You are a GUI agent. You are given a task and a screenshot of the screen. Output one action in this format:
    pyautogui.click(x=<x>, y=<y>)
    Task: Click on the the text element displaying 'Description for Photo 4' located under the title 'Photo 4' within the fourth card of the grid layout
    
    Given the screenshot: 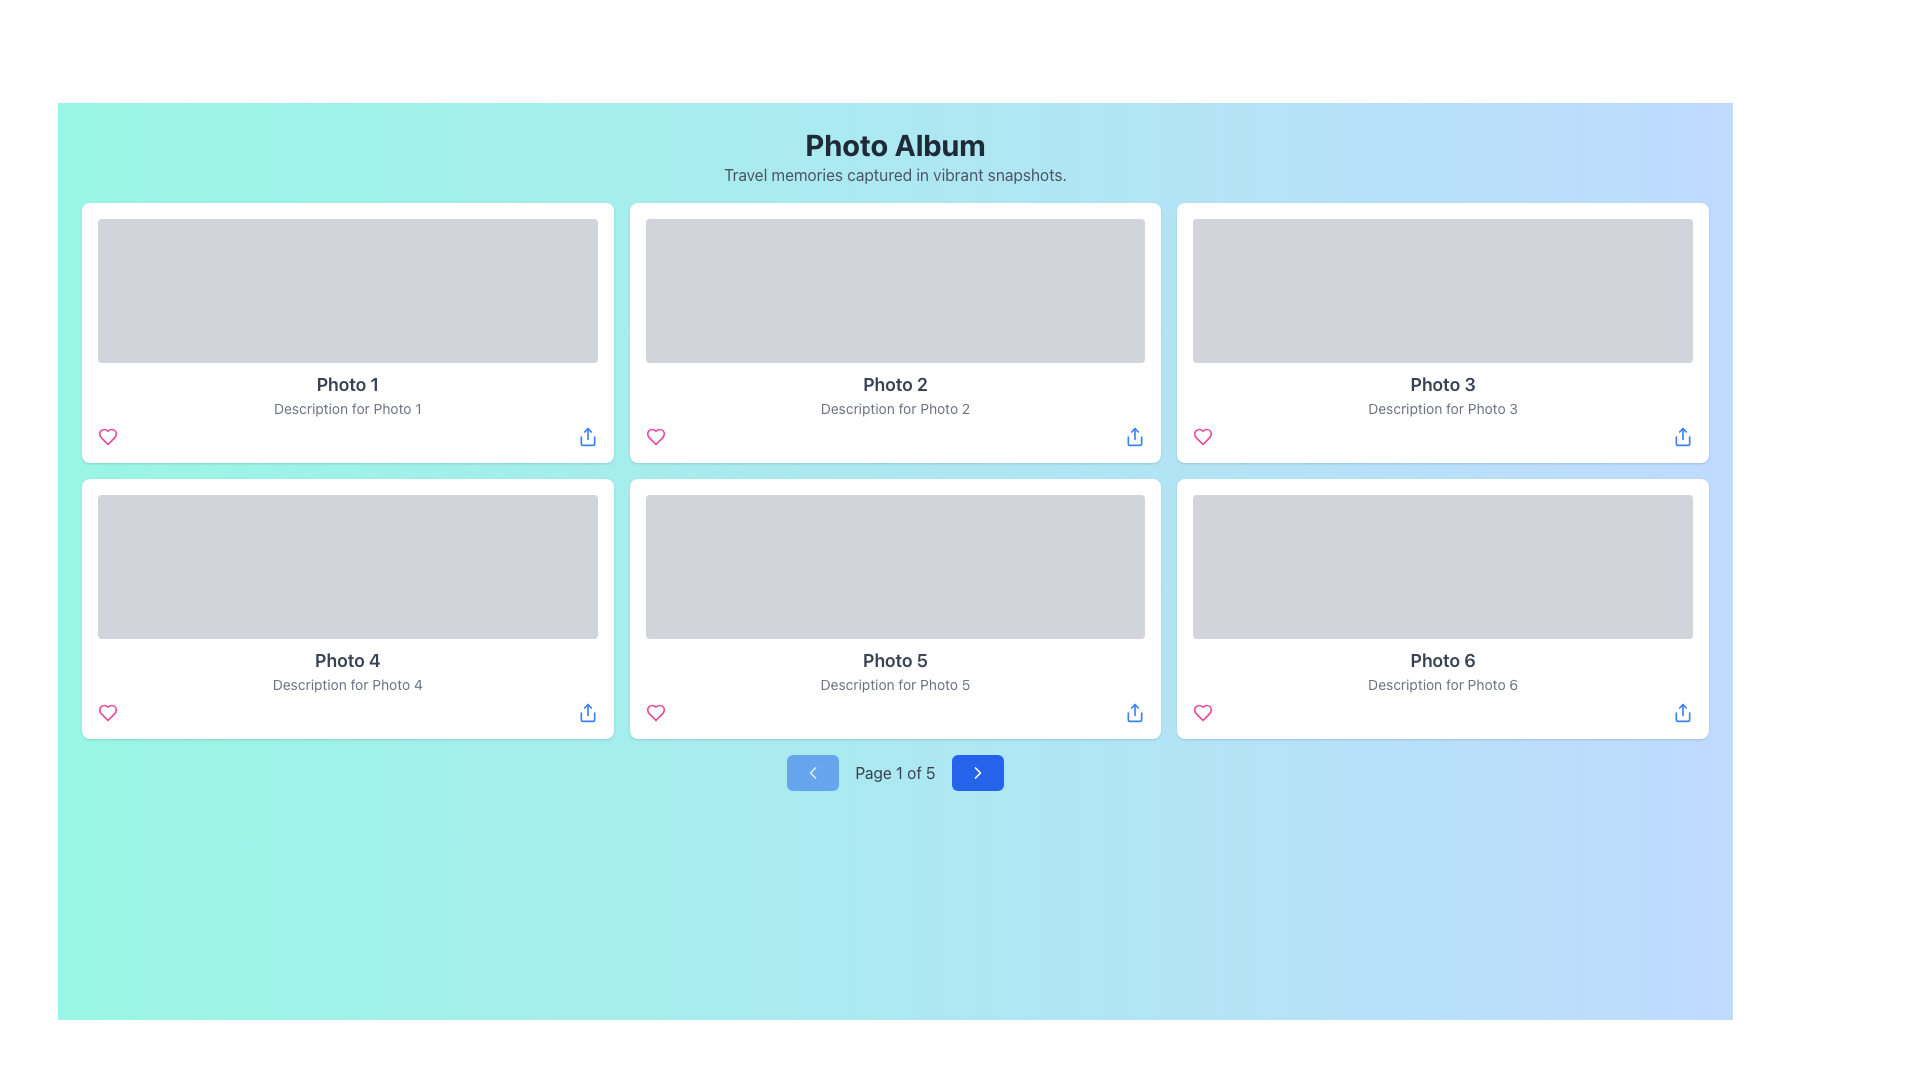 What is the action you would take?
    pyautogui.click(x=347, y=684)
    